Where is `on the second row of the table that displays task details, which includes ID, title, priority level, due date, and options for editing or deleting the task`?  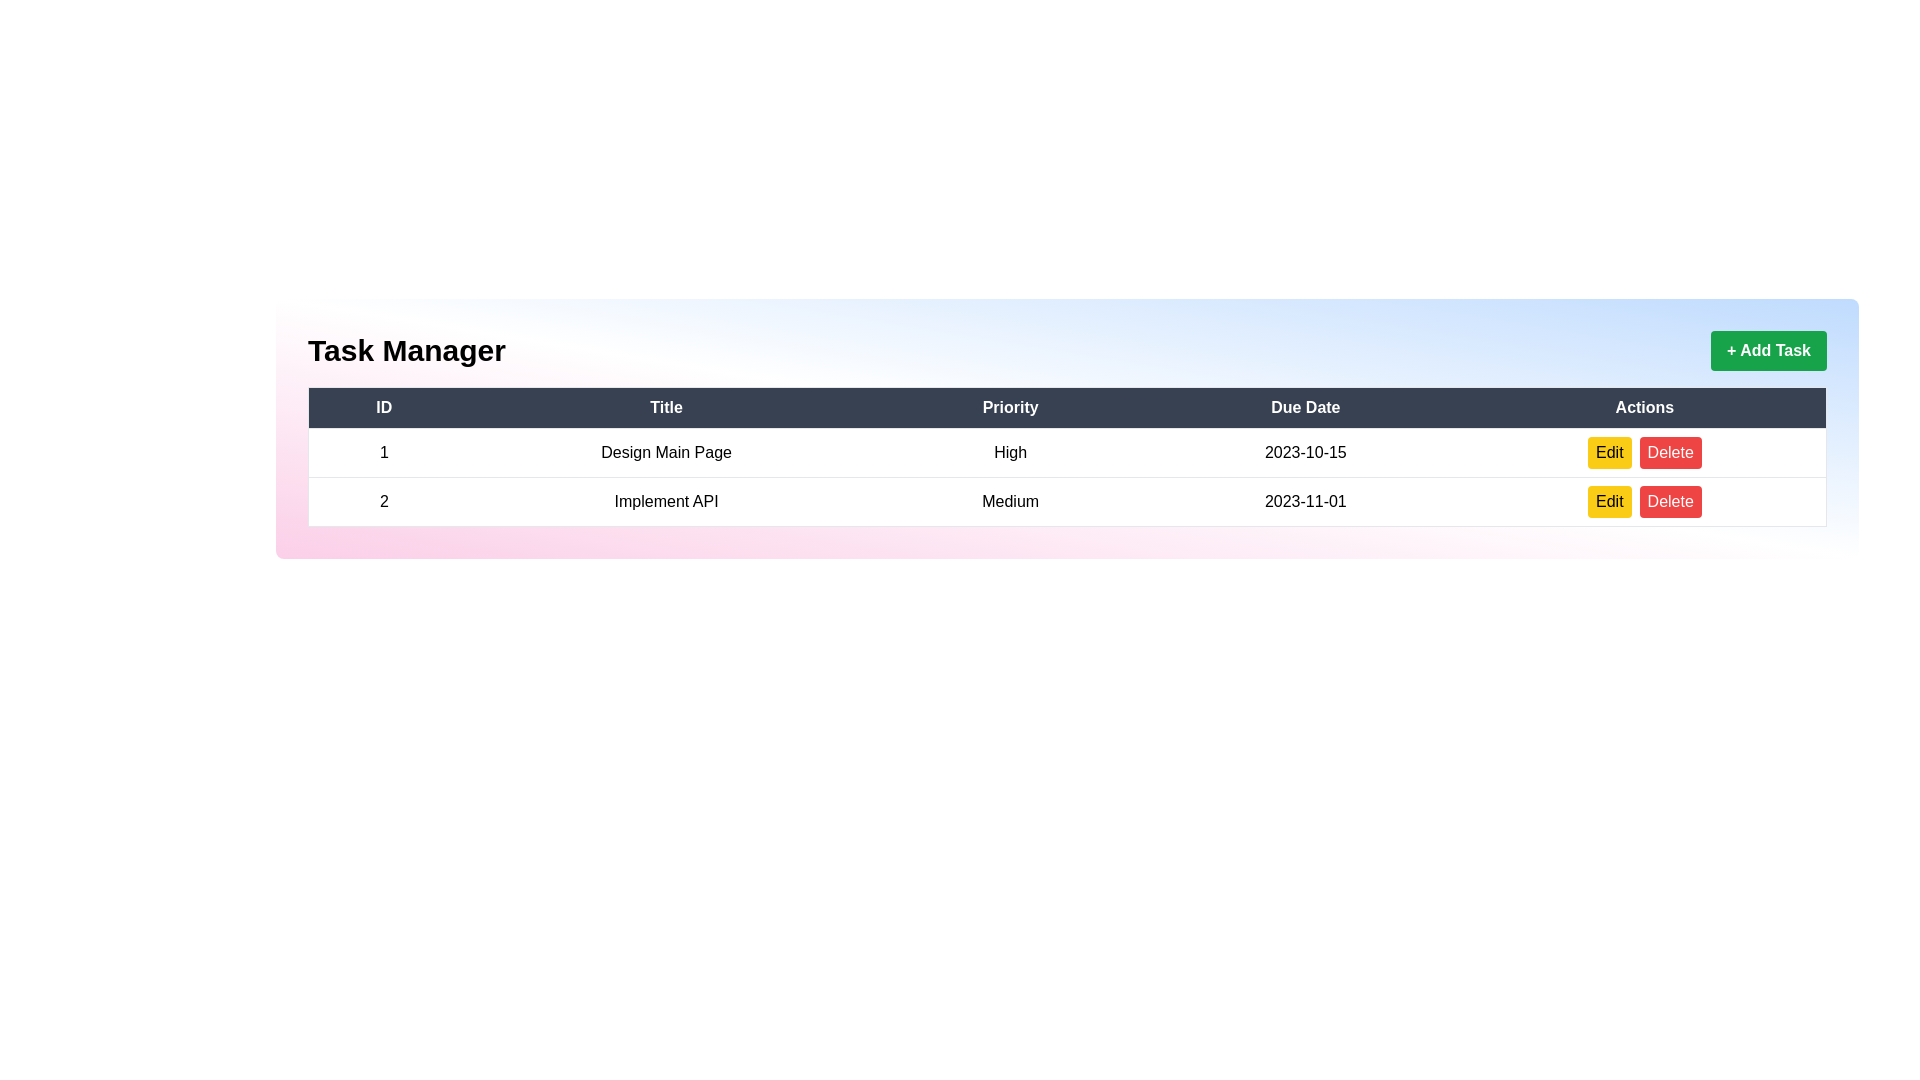 on the second row of the table that displays task details, which includes ID, title, priority level, due date, and options for editing or deleting the task is located at coordinates (1066, 500).